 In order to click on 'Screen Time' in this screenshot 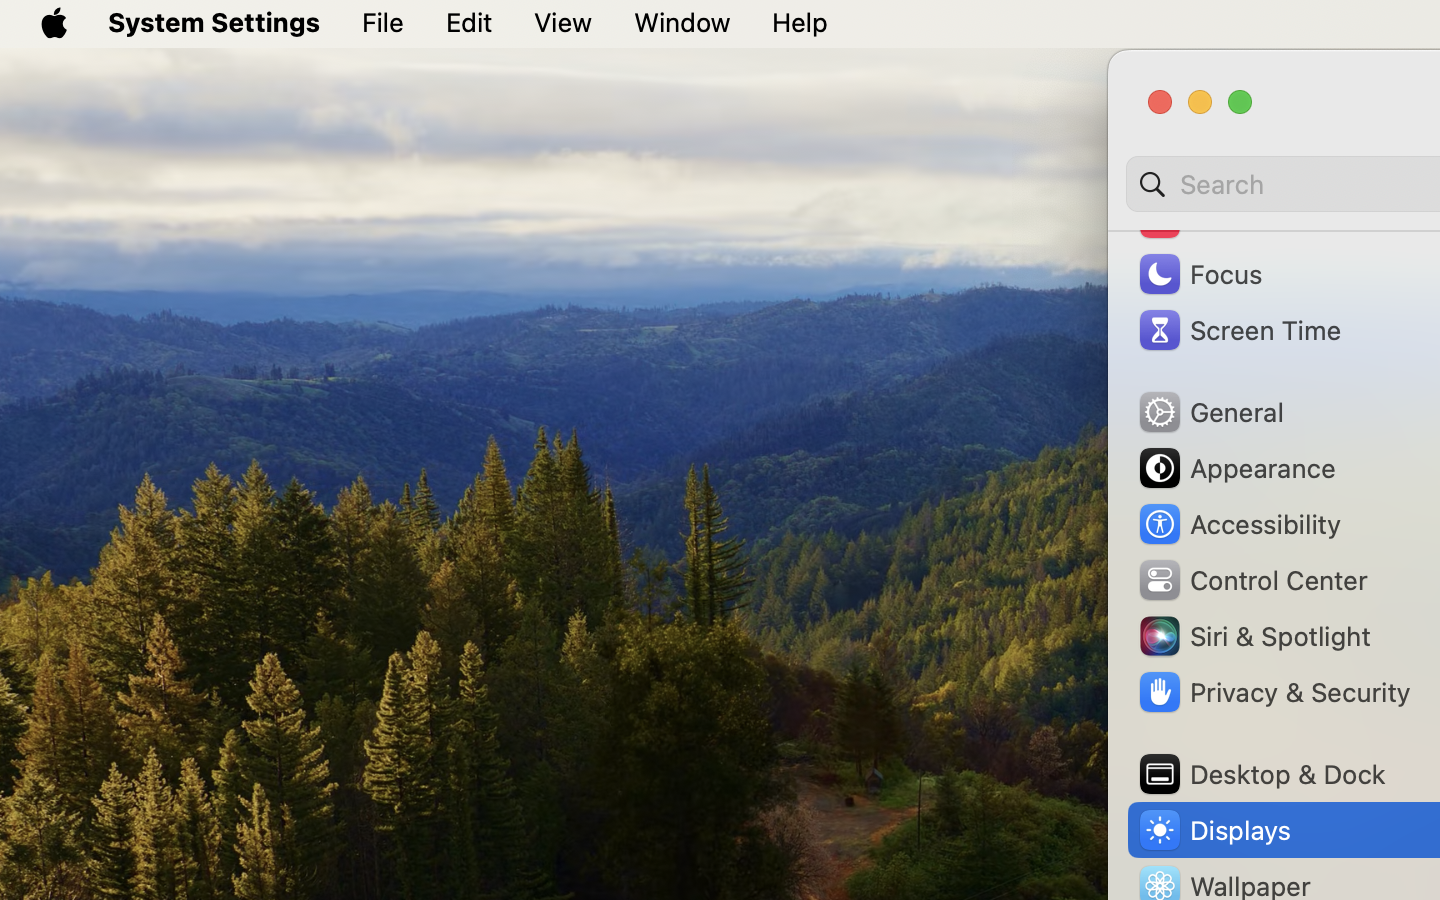, I will do `click(1237, 329)`.